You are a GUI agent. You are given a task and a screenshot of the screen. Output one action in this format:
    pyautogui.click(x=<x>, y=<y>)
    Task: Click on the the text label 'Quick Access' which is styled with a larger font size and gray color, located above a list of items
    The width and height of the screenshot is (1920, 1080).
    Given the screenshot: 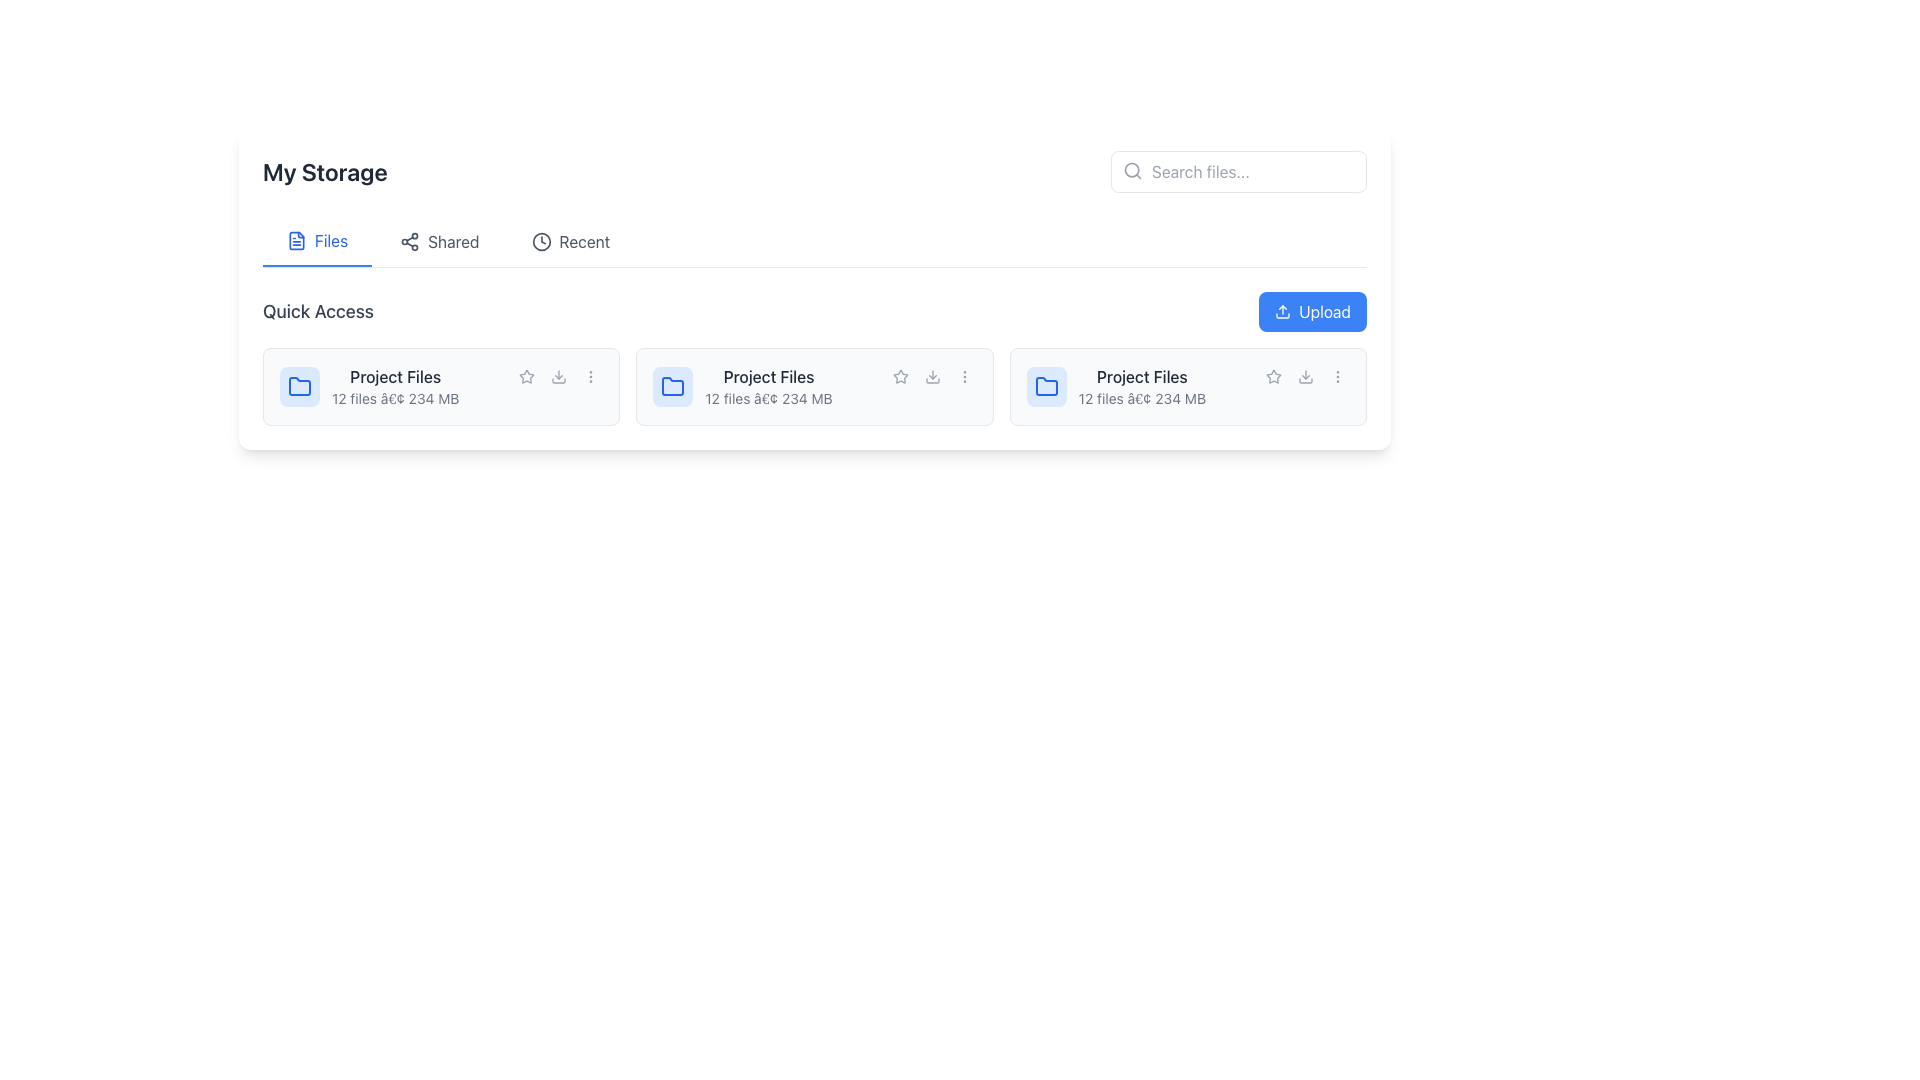 What is the action you would take?
    pyautogui.click(x=317, y=312)
    